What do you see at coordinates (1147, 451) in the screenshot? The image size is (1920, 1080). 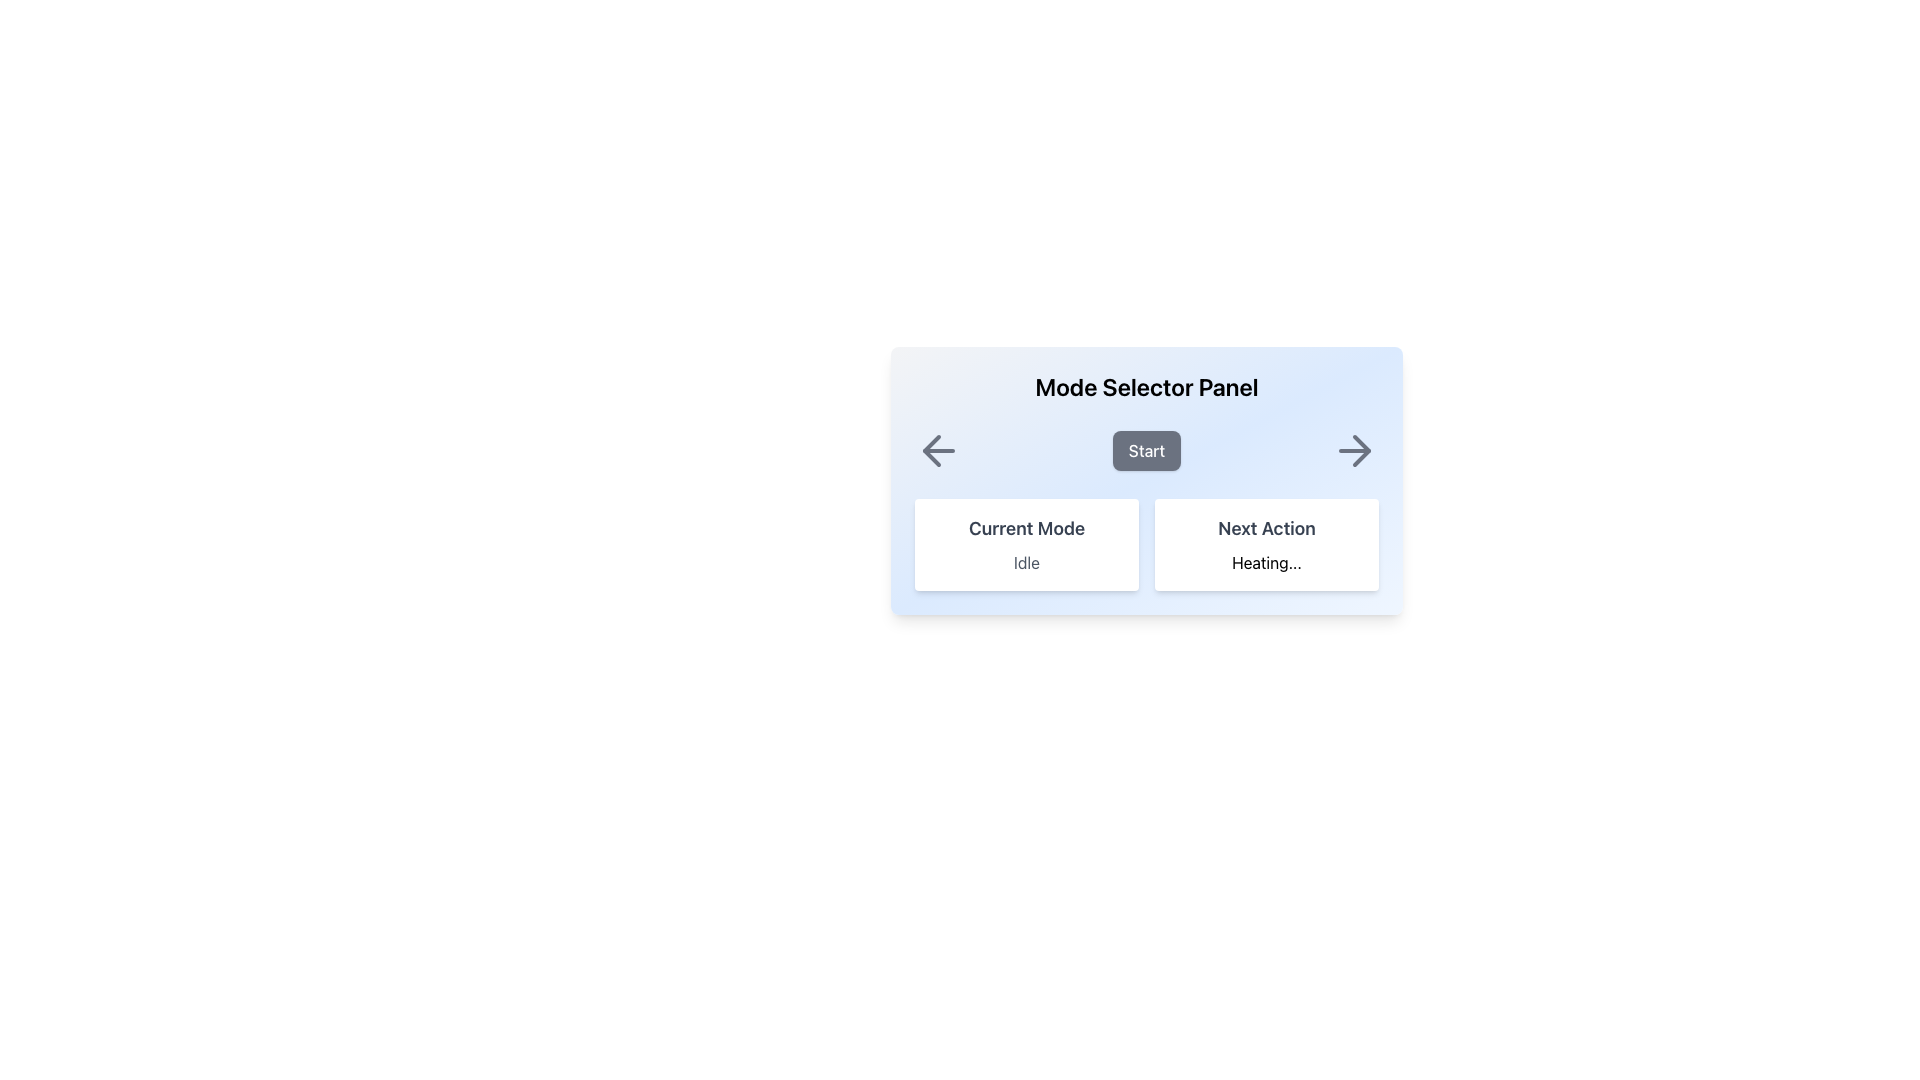 I see `the Start button located in the Mode Selector Panel, which is centrally placed between two arrow icons, to initiate an action` at bounding box center [1147, 451].